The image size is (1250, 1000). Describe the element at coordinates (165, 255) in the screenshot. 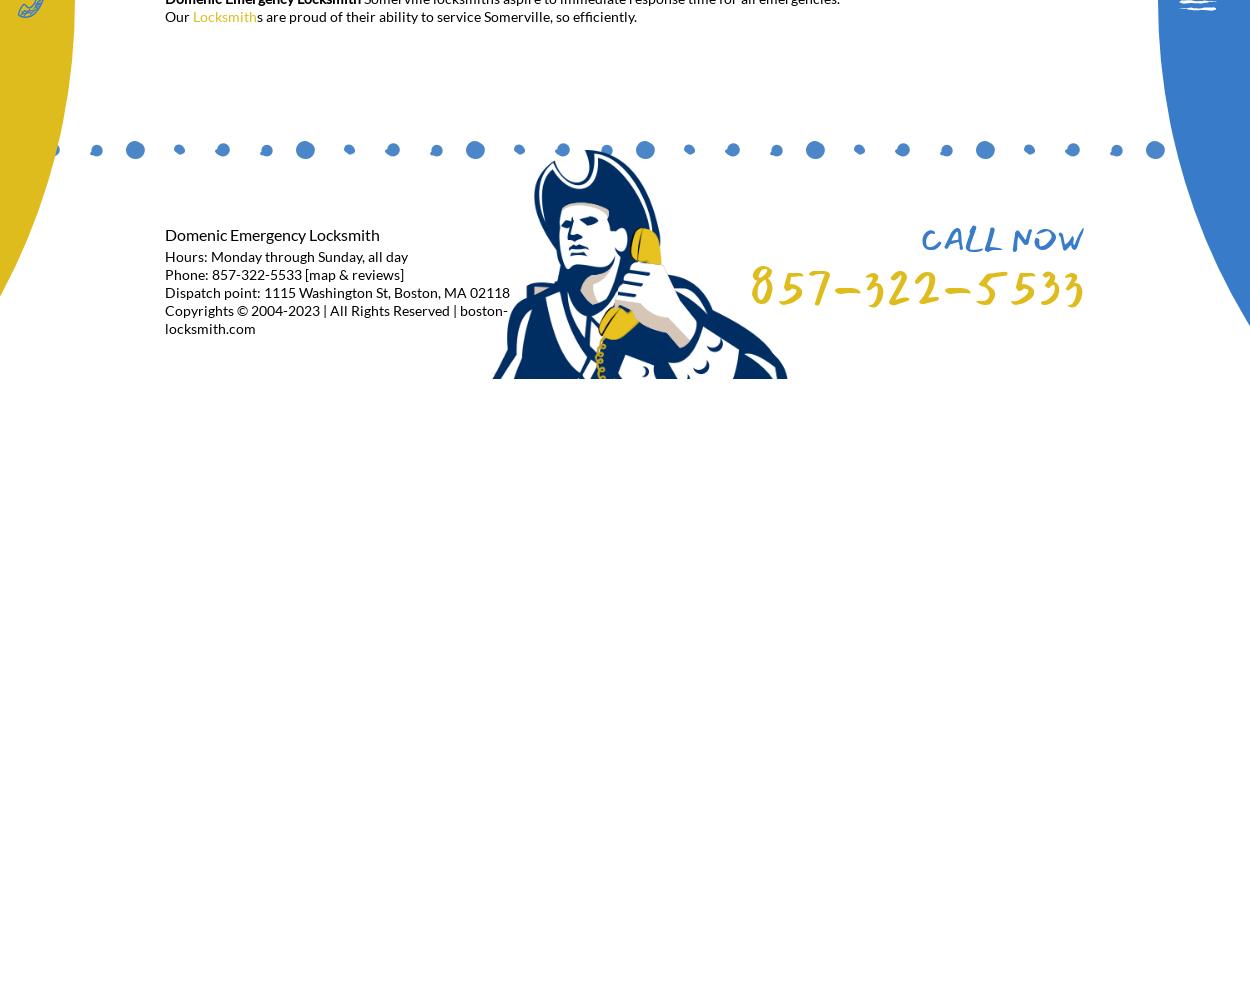

I see `'Hours: Monday through Sunday, all day'` at that location.